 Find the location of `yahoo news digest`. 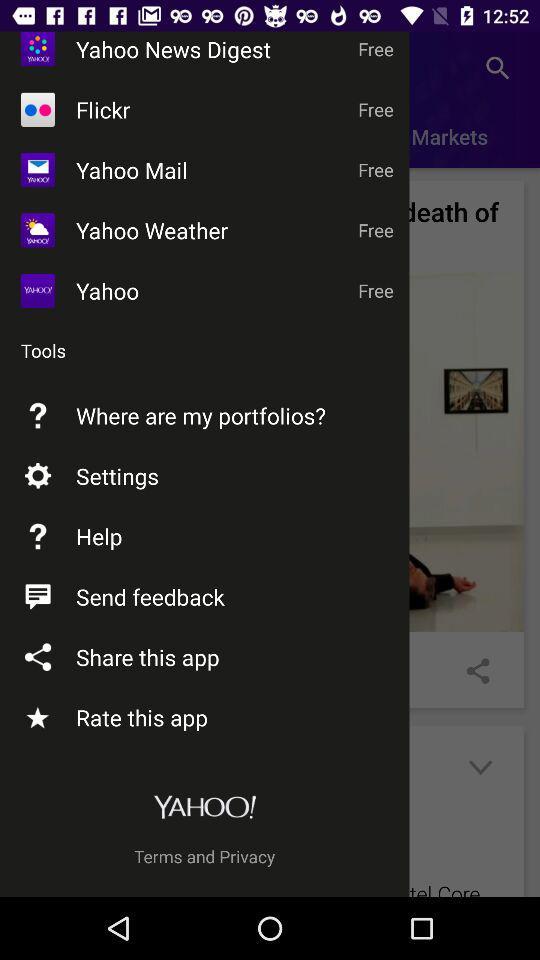

yahoo news digest is located at coordinates (168, 67).